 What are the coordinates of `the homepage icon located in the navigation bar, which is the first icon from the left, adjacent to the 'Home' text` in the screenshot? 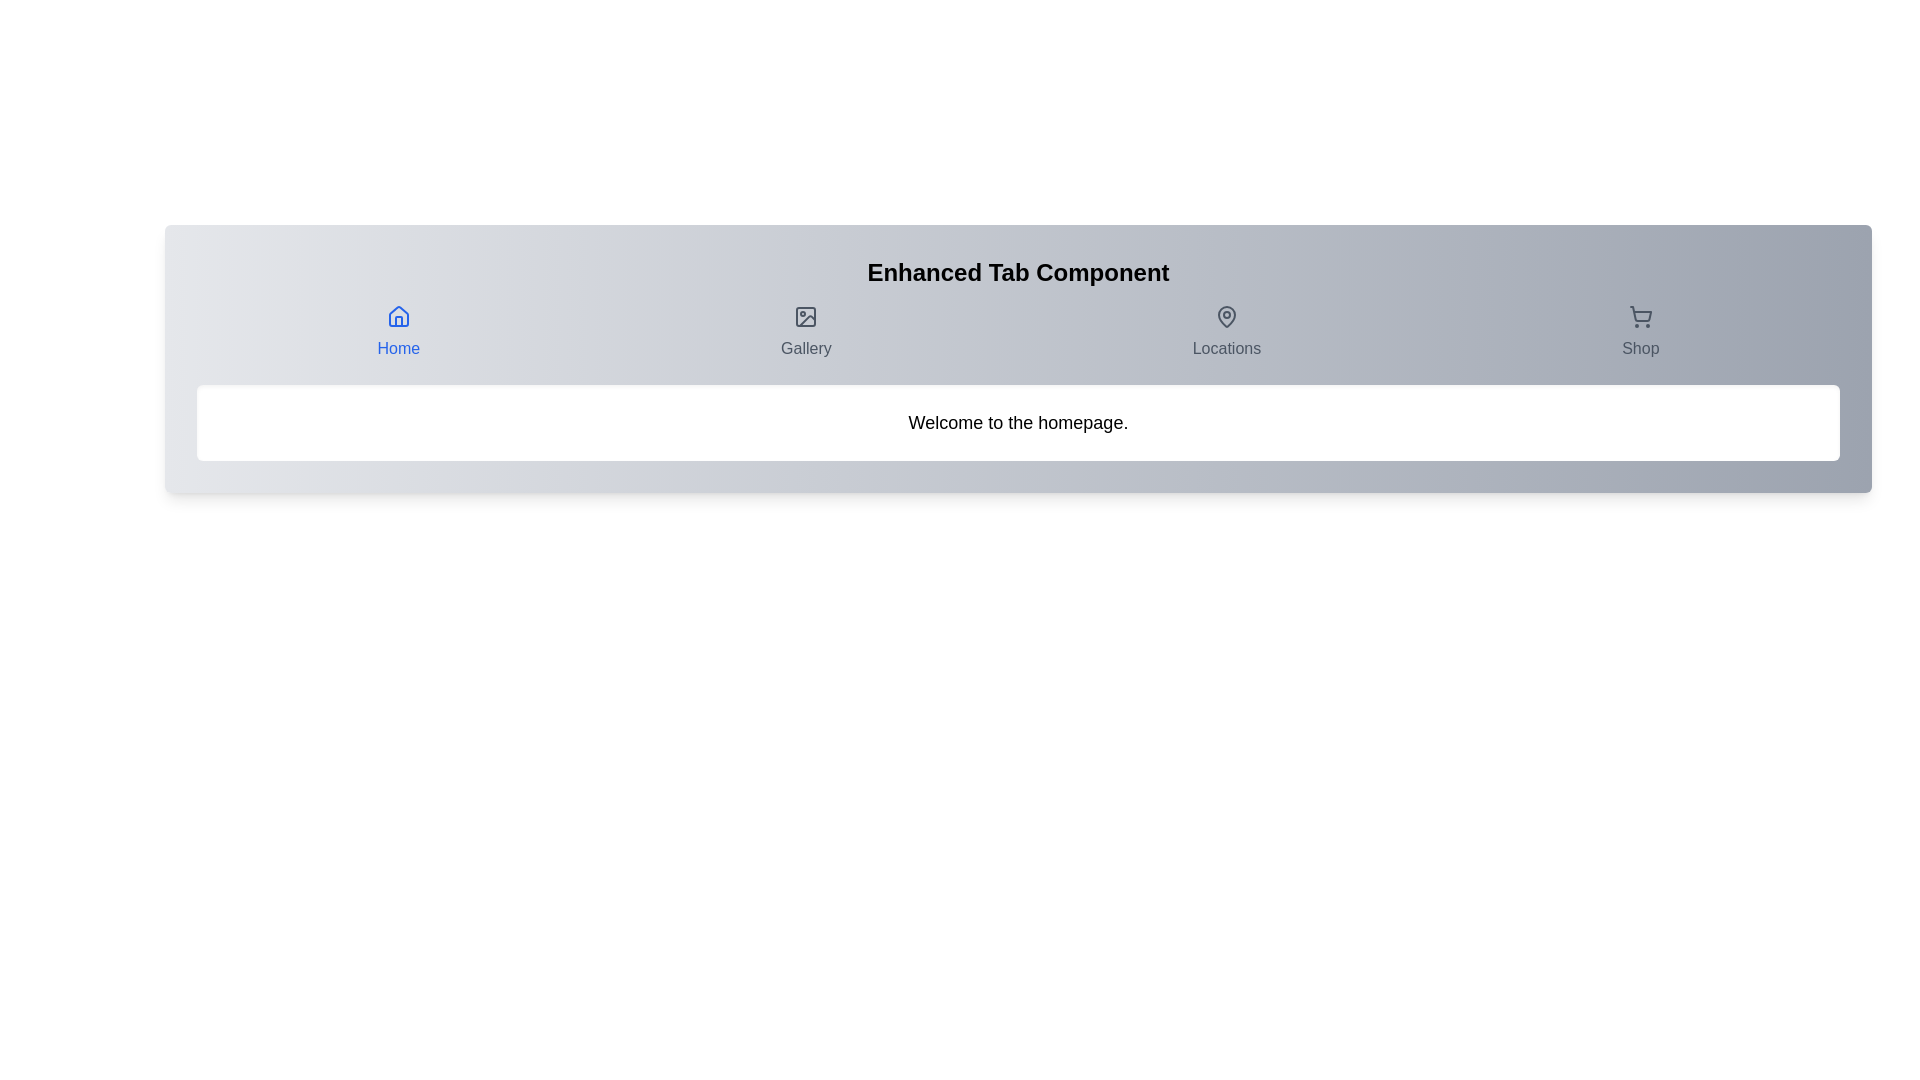 It's located at (398, 315).